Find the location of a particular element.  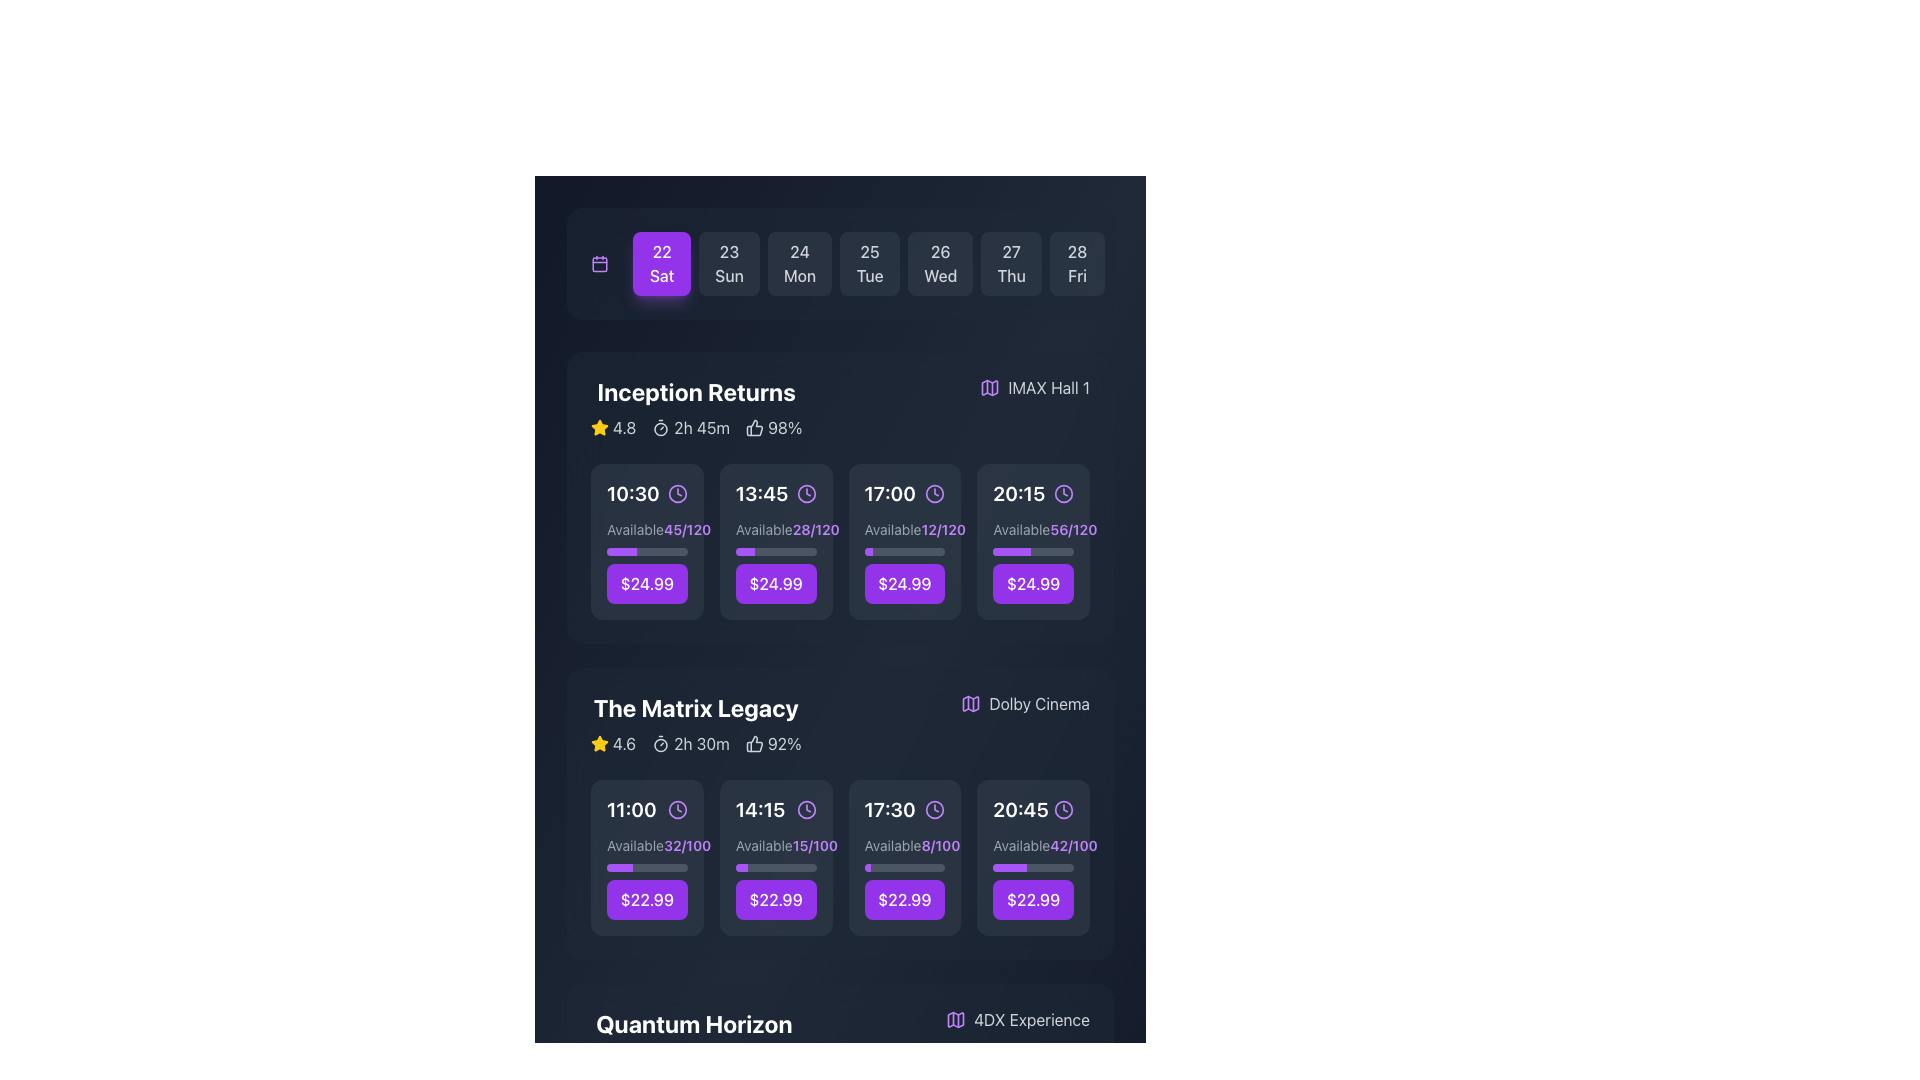

the text label displaying '2h 30m' is located at coordinates (701, 744).